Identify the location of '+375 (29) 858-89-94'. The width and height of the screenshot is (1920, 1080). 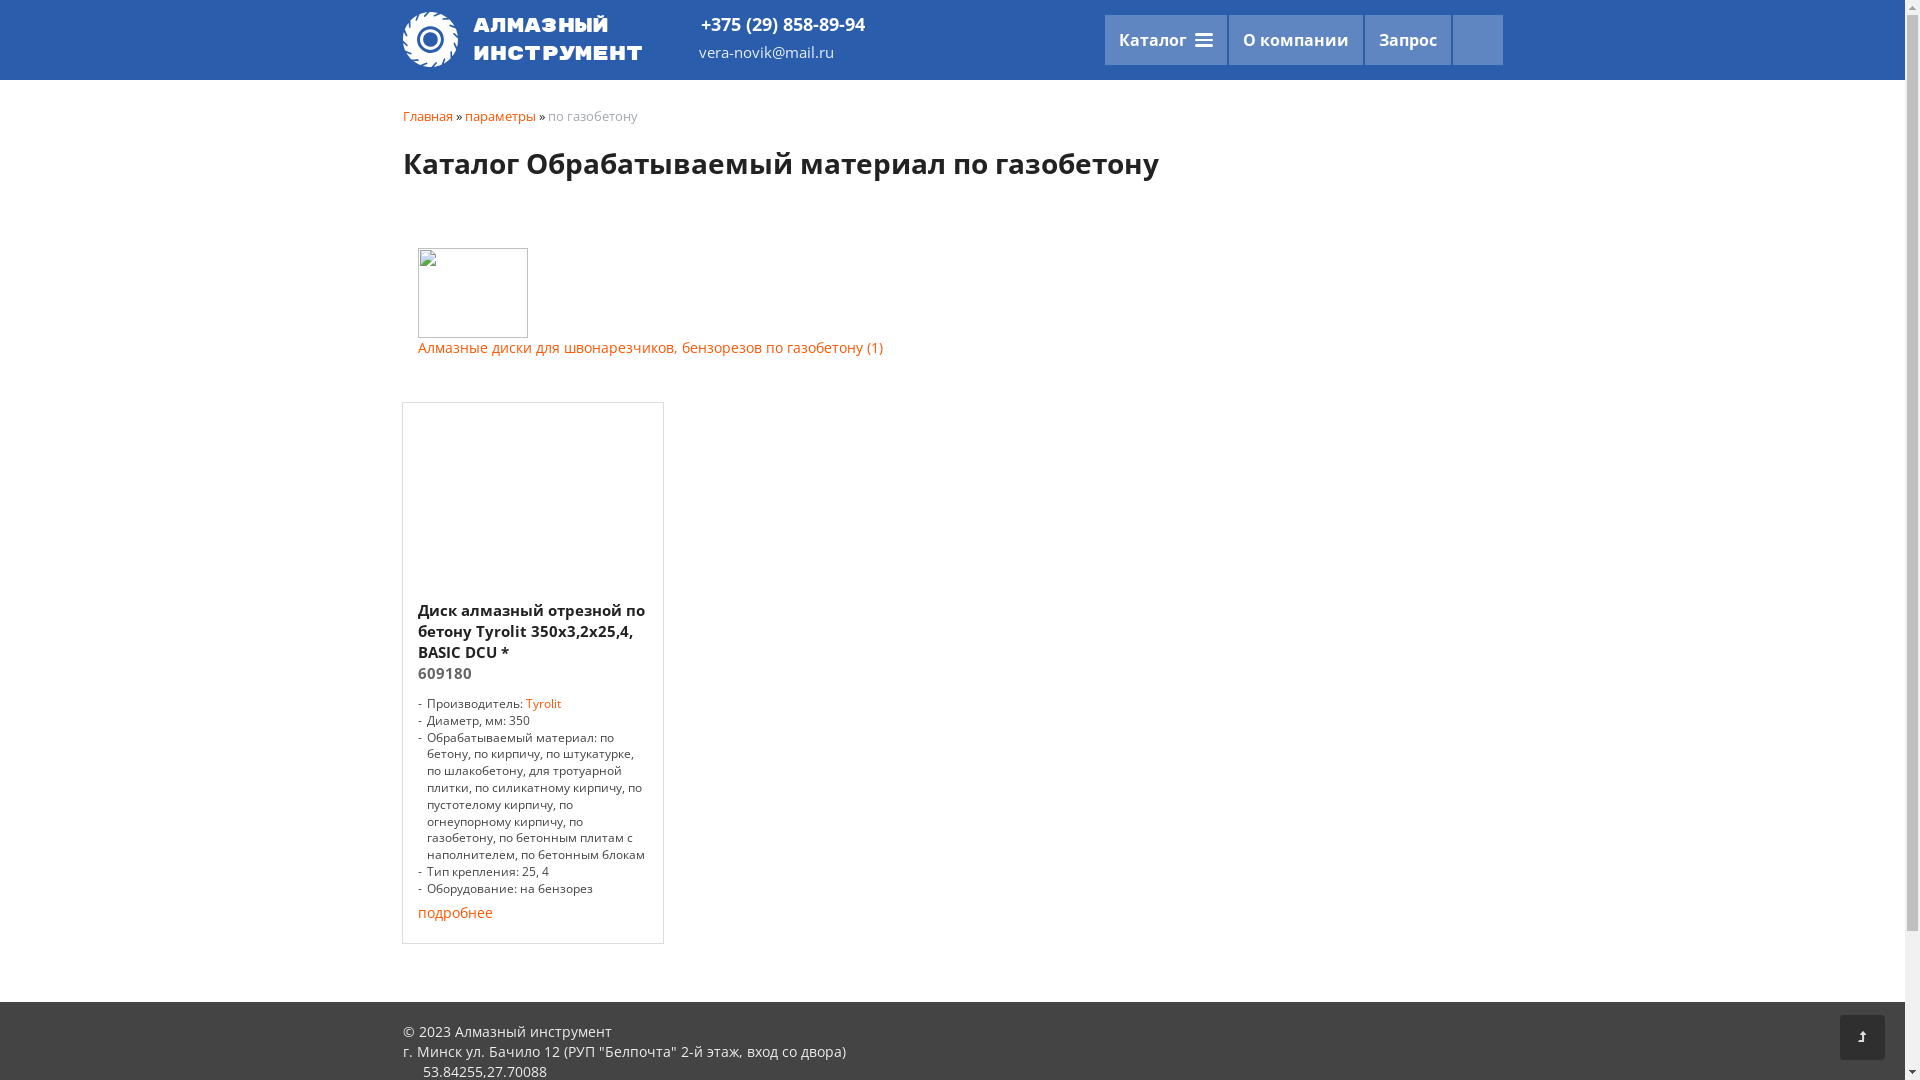
(771, 24).